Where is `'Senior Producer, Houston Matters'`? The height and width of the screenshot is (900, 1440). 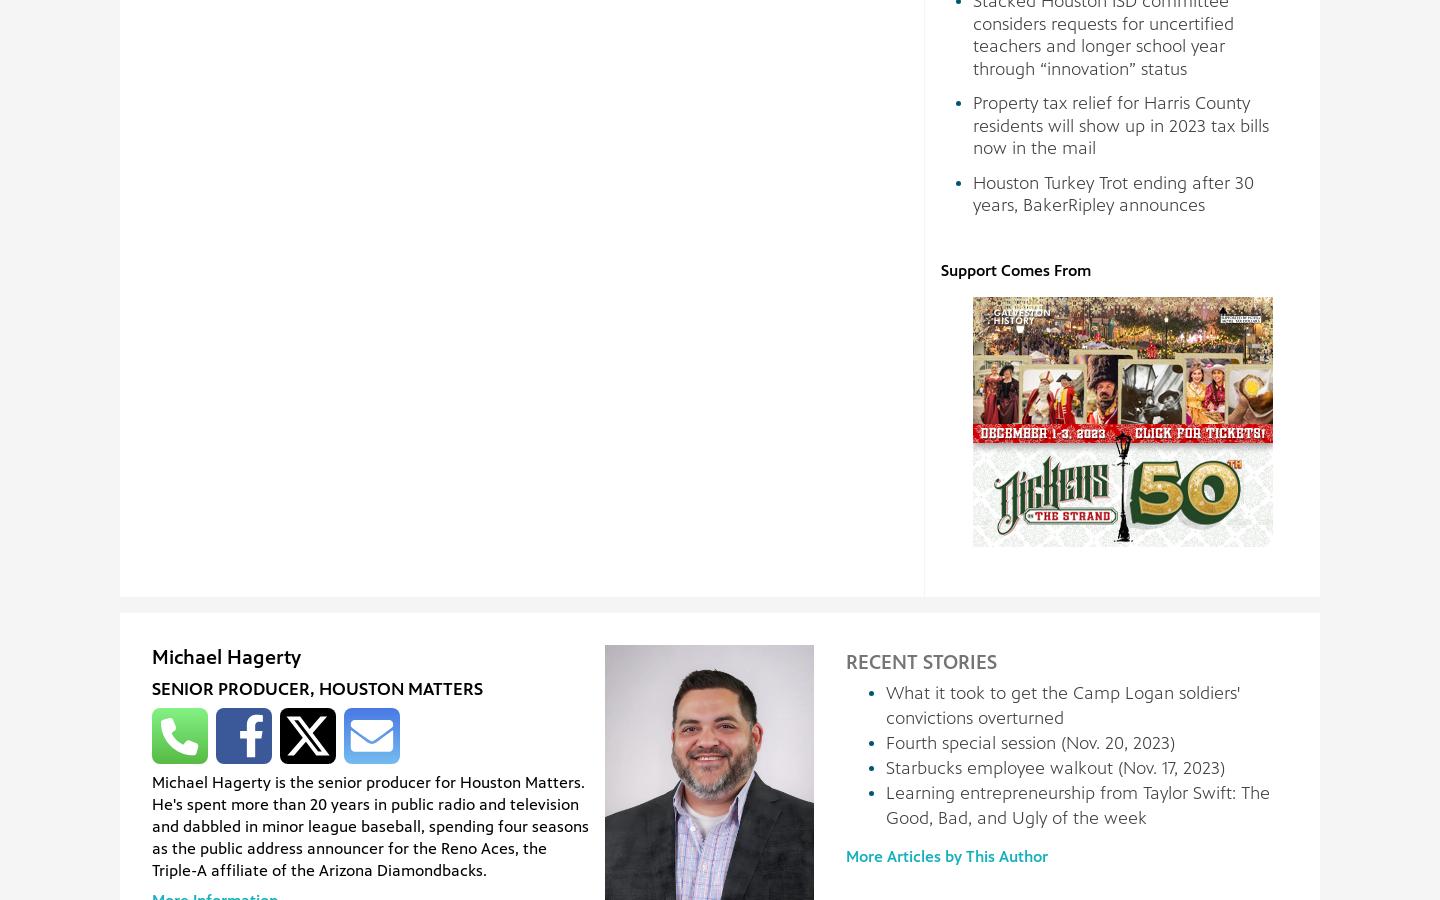
'Senior Producer, Houston Matters' is located at coordinates (317, 686).